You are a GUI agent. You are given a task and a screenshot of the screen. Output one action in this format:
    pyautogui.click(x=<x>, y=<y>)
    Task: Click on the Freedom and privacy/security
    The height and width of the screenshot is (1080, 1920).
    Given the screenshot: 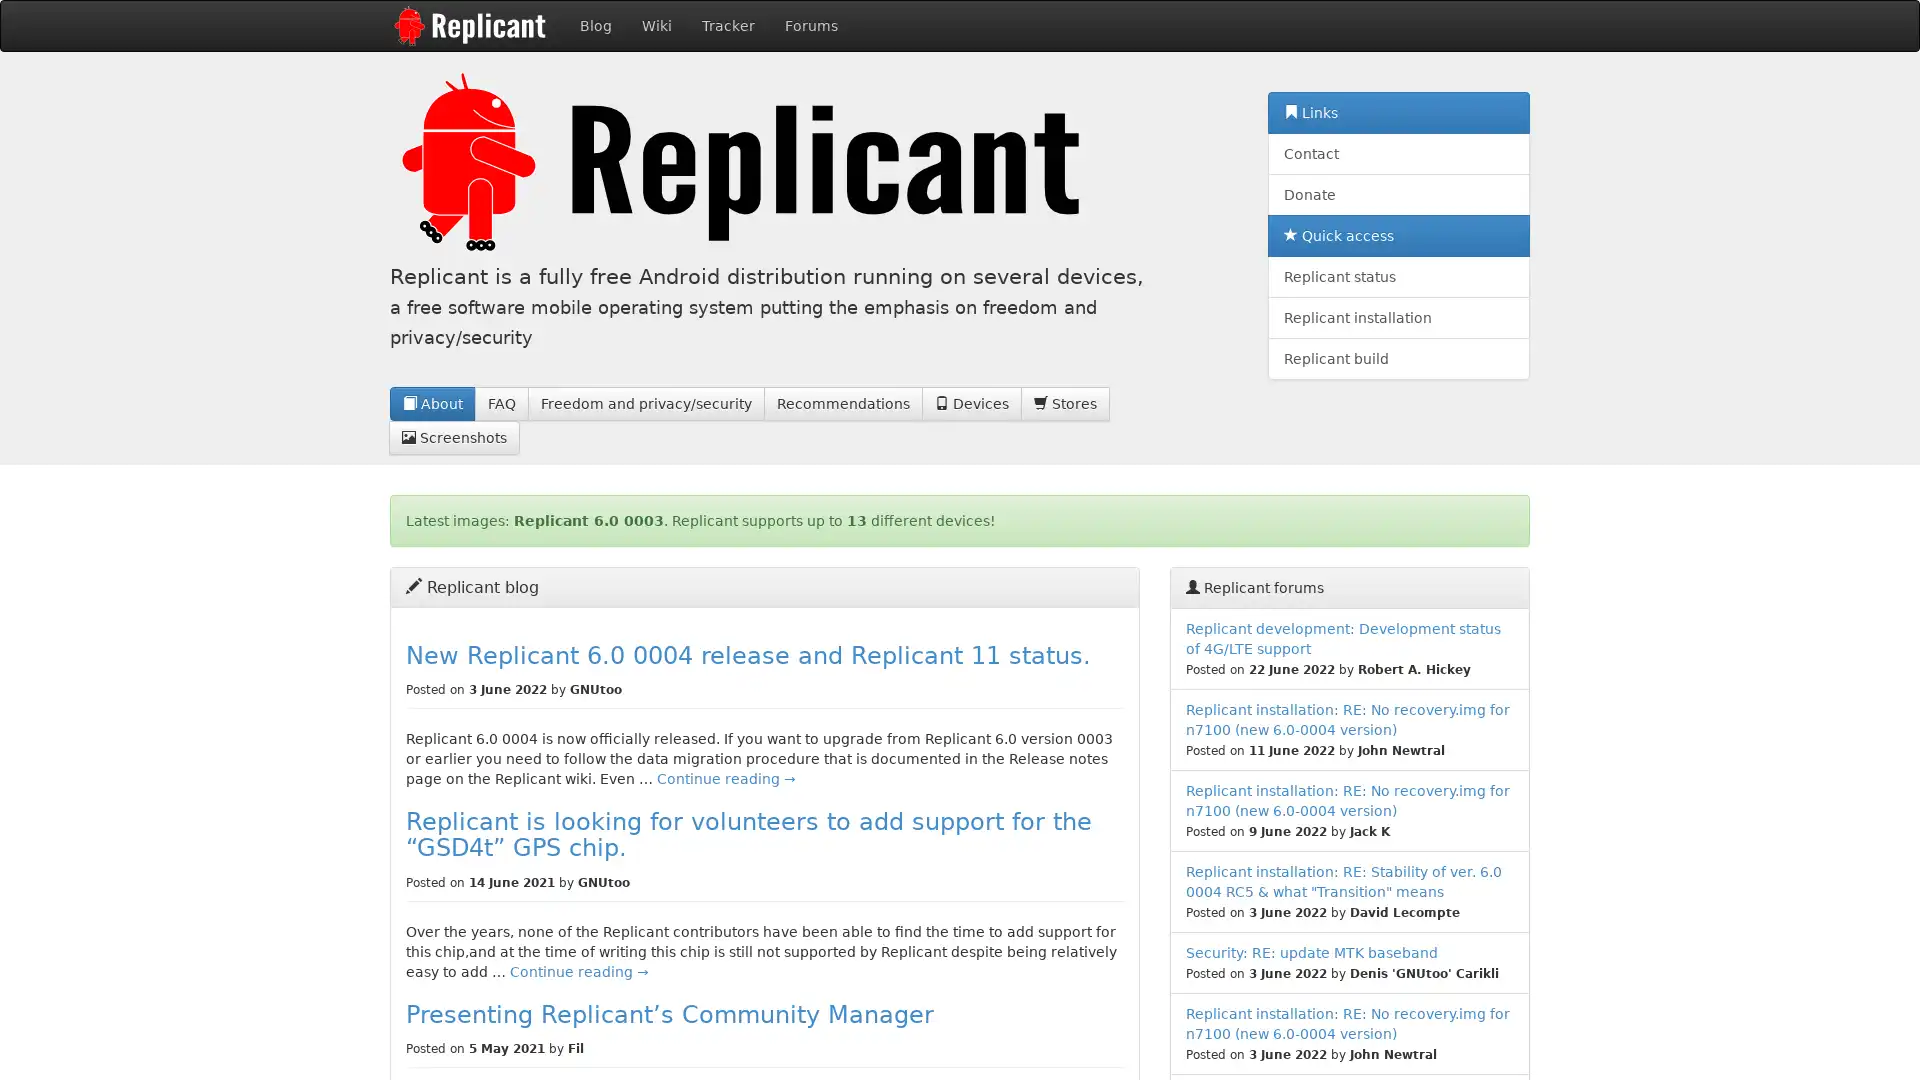 What is the action you would take?
    pyautogui.click(x=646, y=404)
    